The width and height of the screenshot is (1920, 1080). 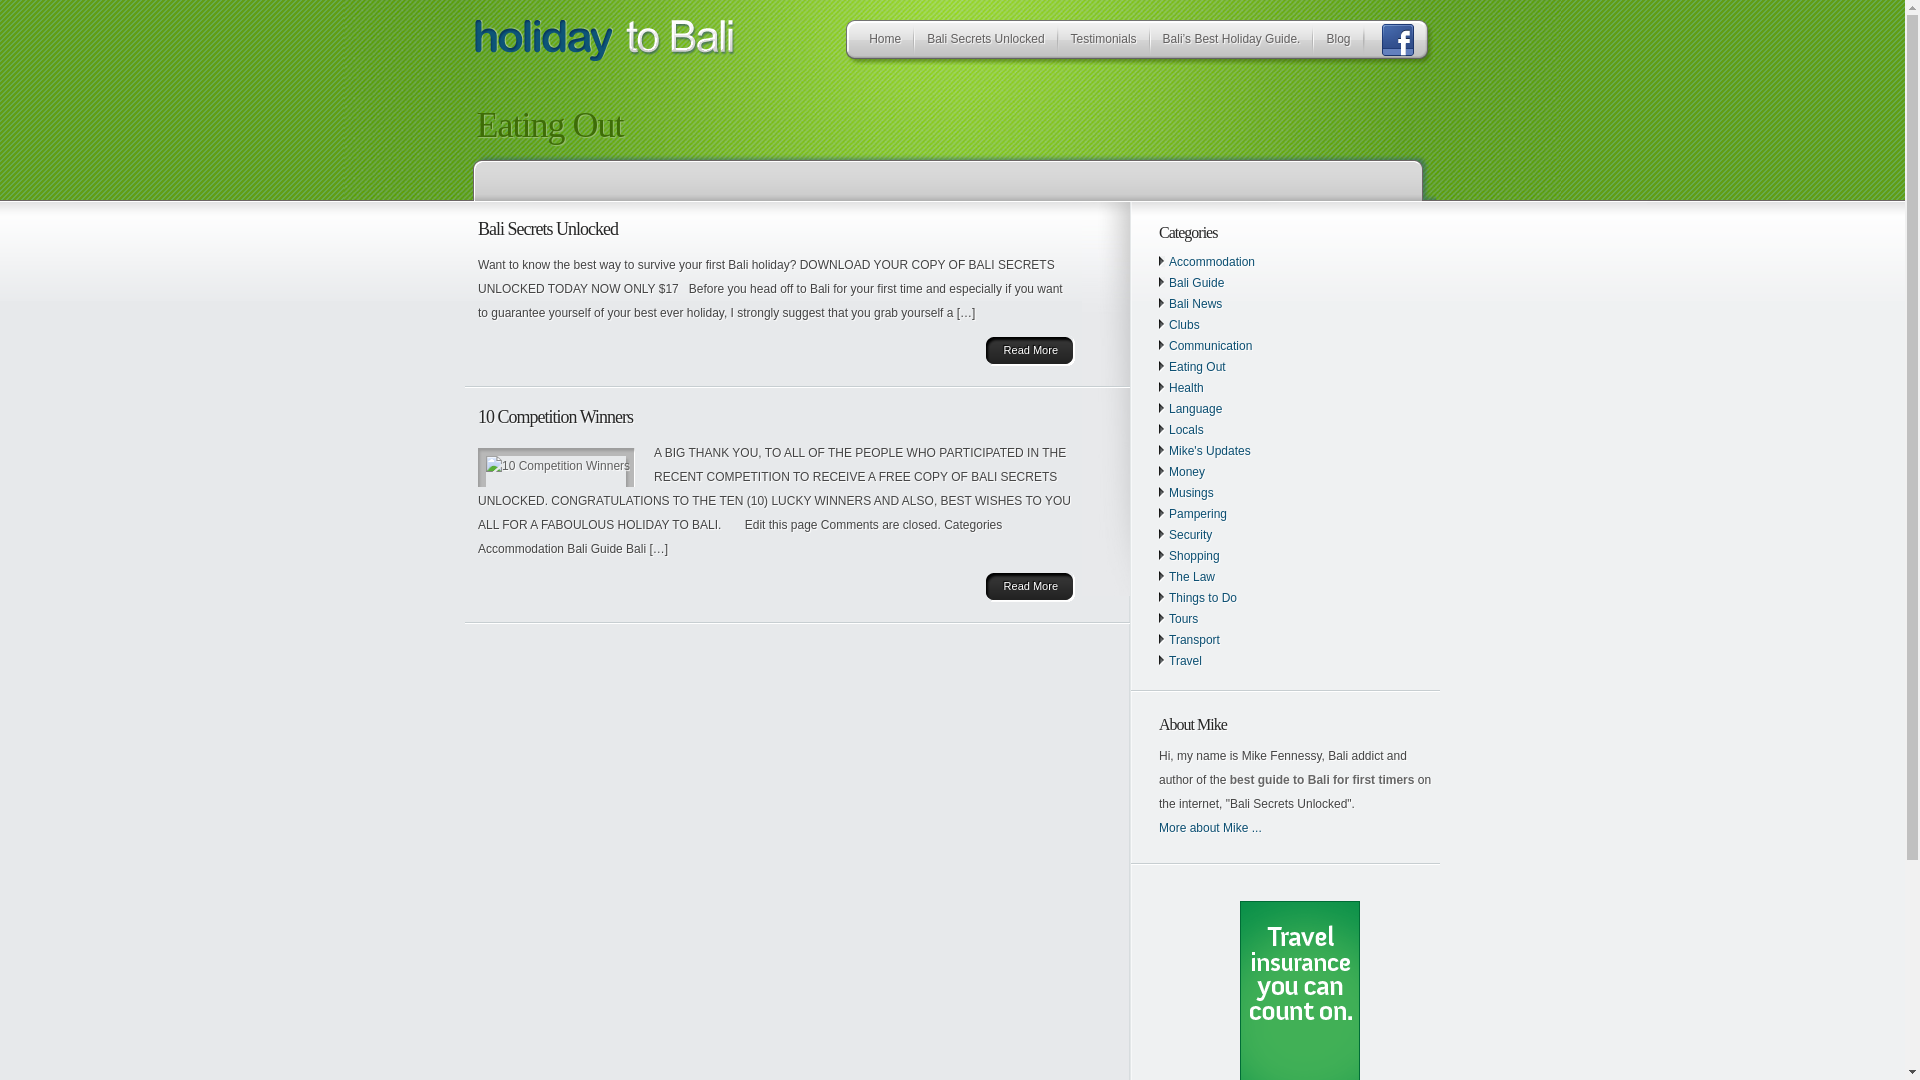 I want to click on 'Travel', so click(x=1169, y=660).